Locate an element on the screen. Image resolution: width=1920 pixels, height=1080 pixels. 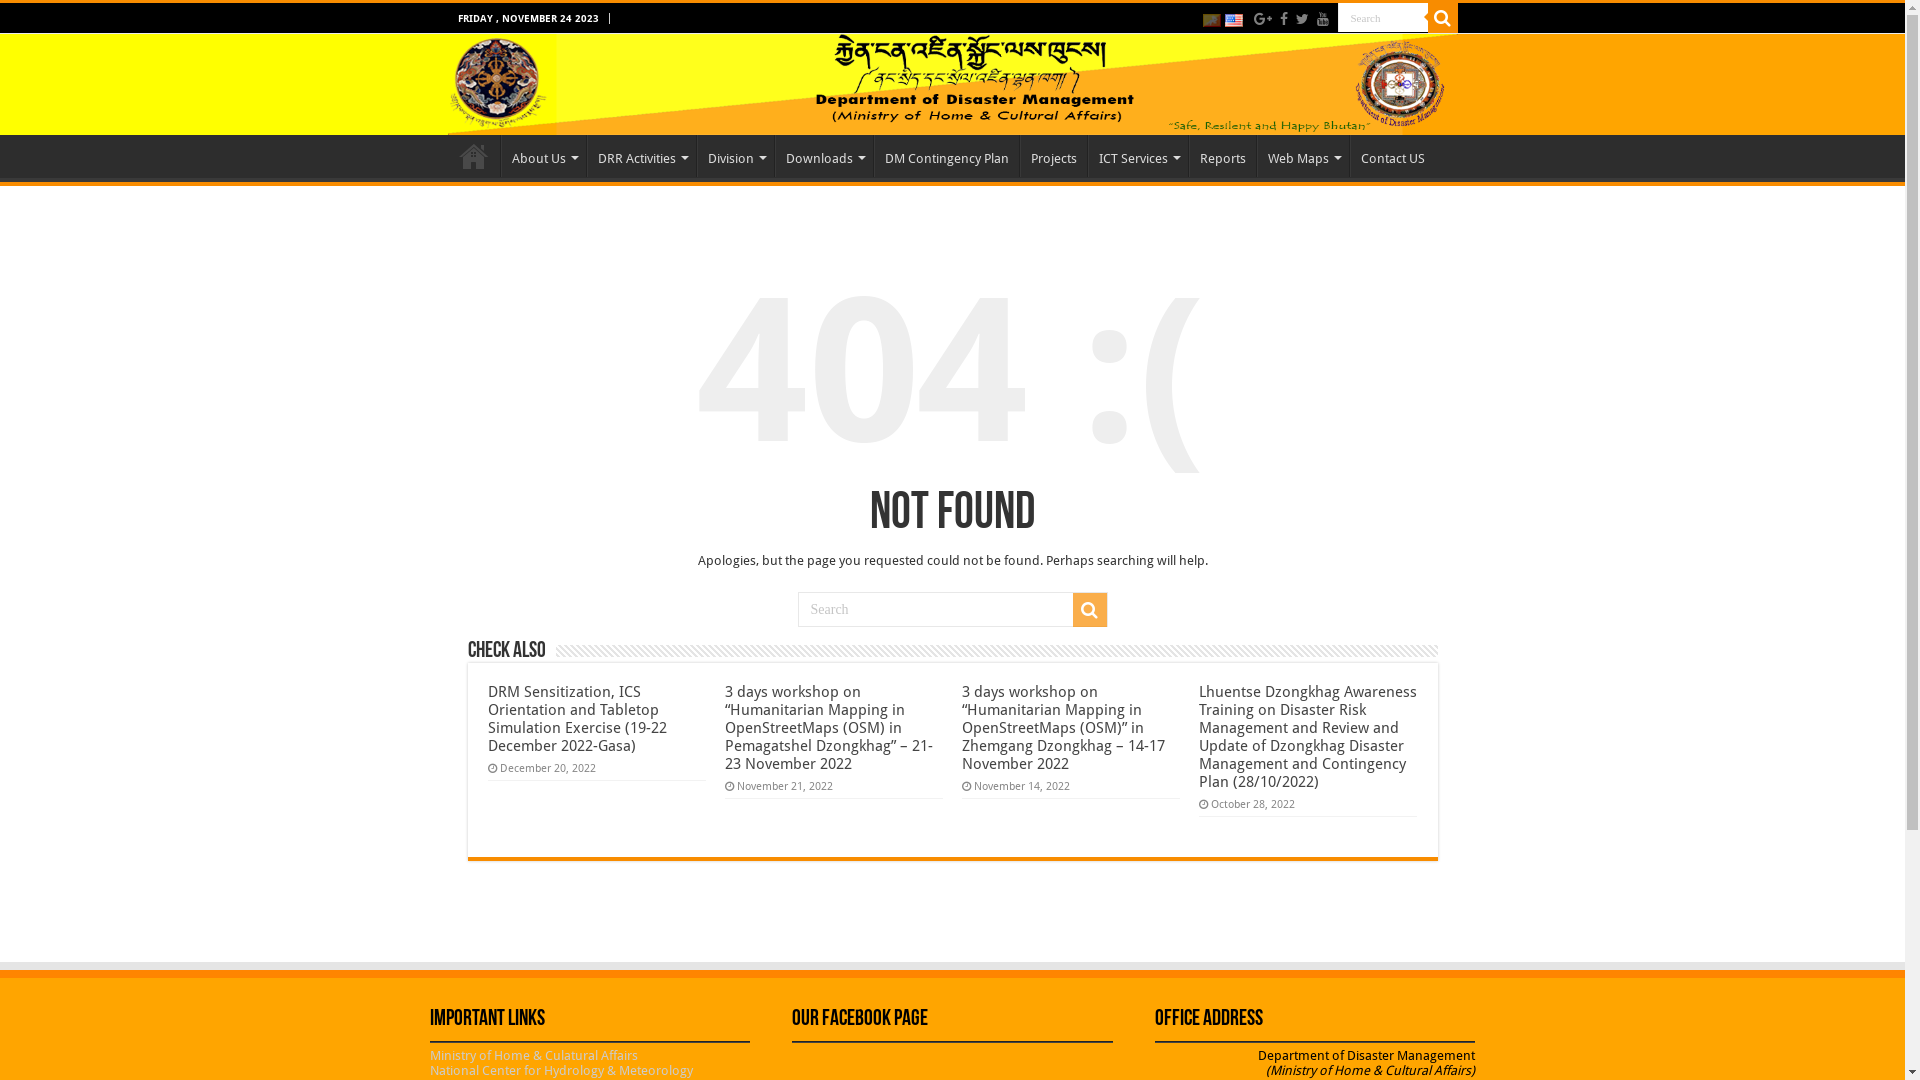
'Youtube' is located at coordinates (1321, 19).